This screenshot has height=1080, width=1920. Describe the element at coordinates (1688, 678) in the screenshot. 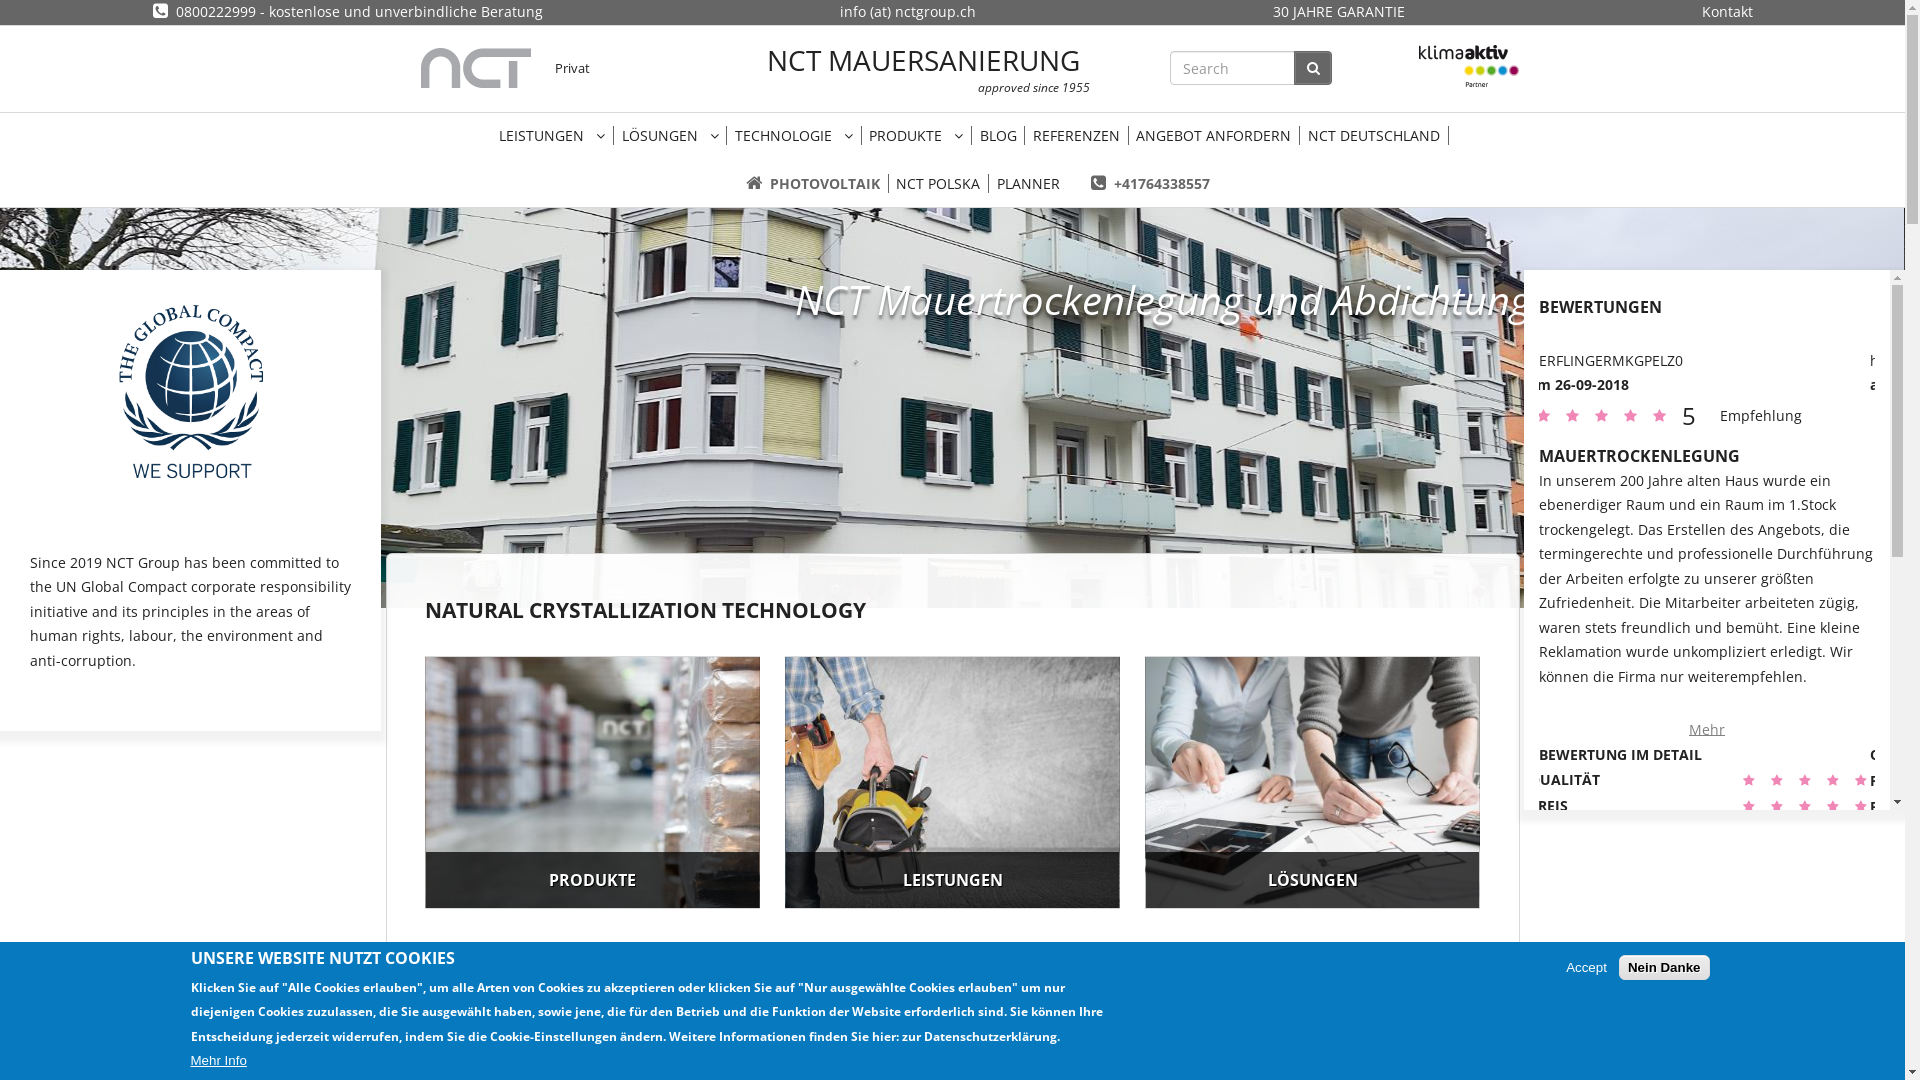

I see `'Mehr'` at that location.